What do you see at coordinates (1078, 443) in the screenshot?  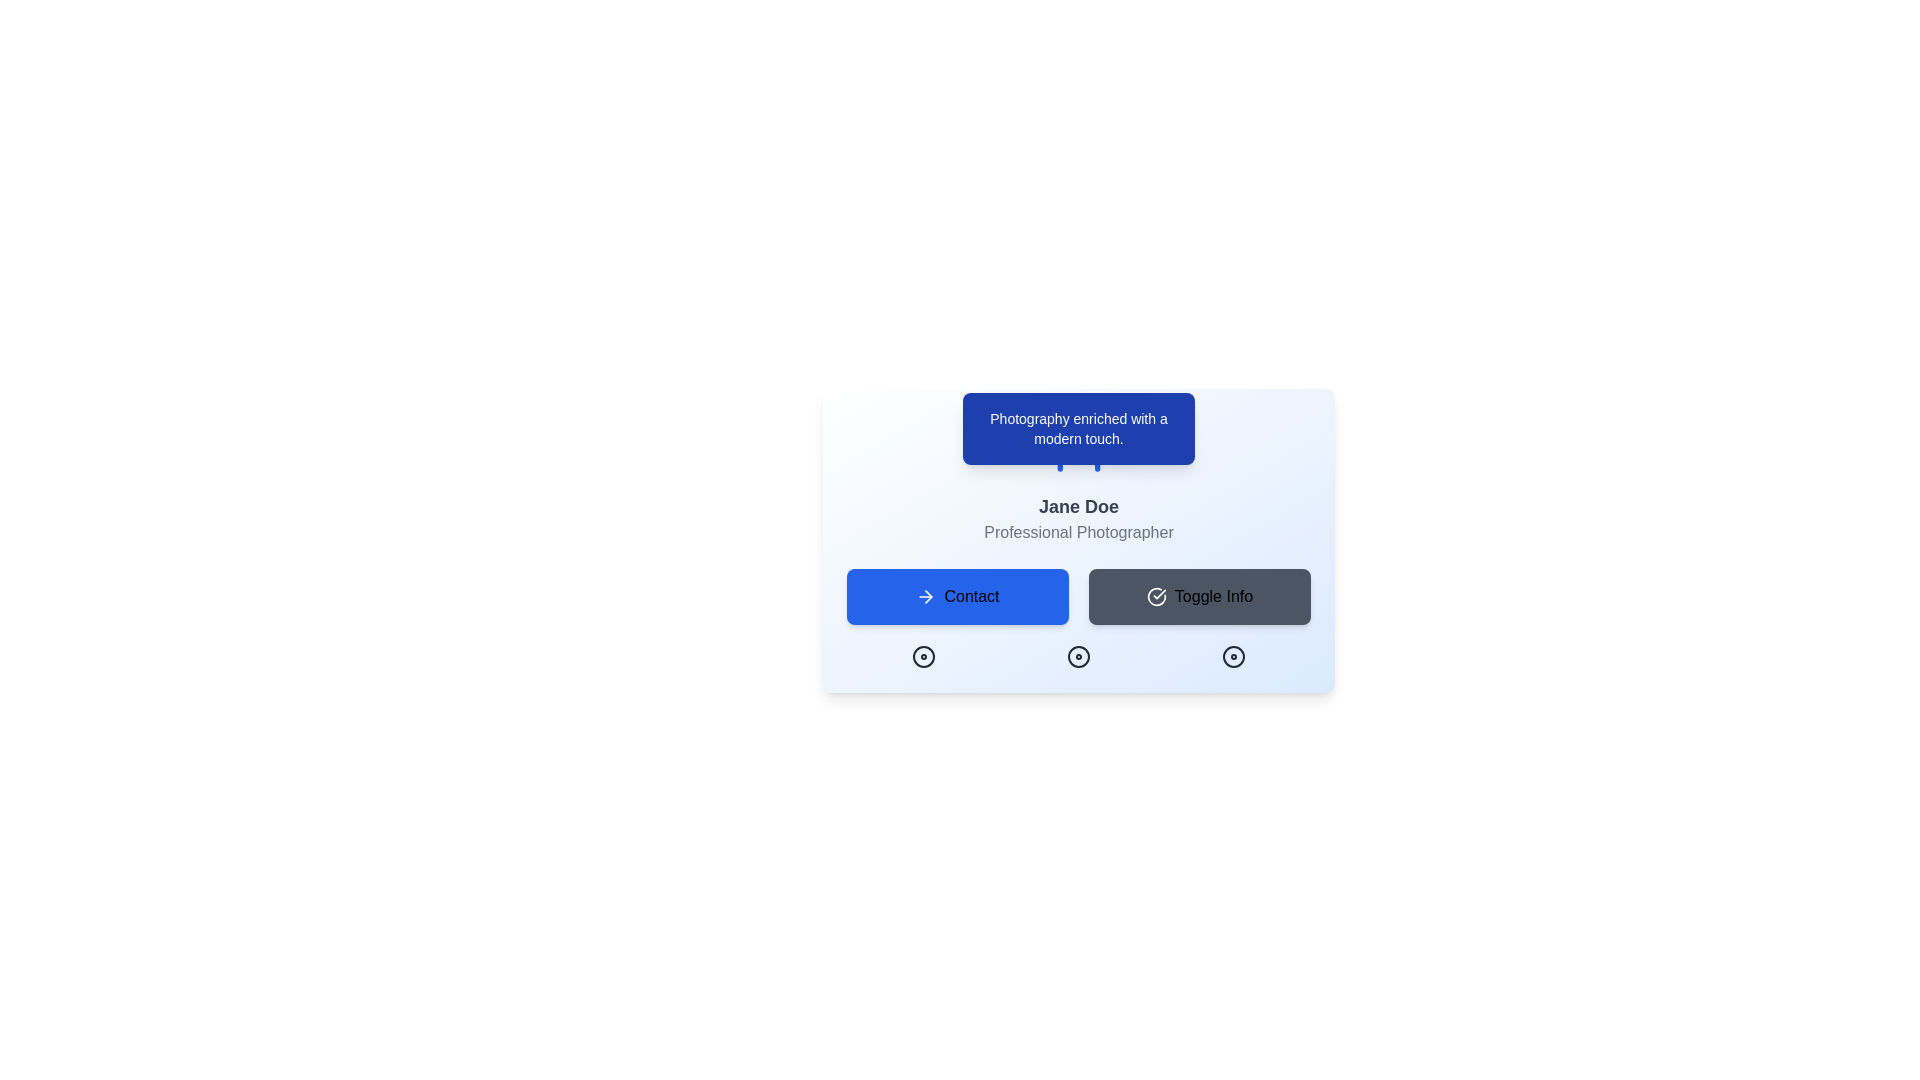 I see `the user silhouette icon styled in blue and white tones, positioned above the text 'Jane Doe' and aligned with the tooltip 'Photography enriched with a modern touch'` at bounding box center [1078, 443].